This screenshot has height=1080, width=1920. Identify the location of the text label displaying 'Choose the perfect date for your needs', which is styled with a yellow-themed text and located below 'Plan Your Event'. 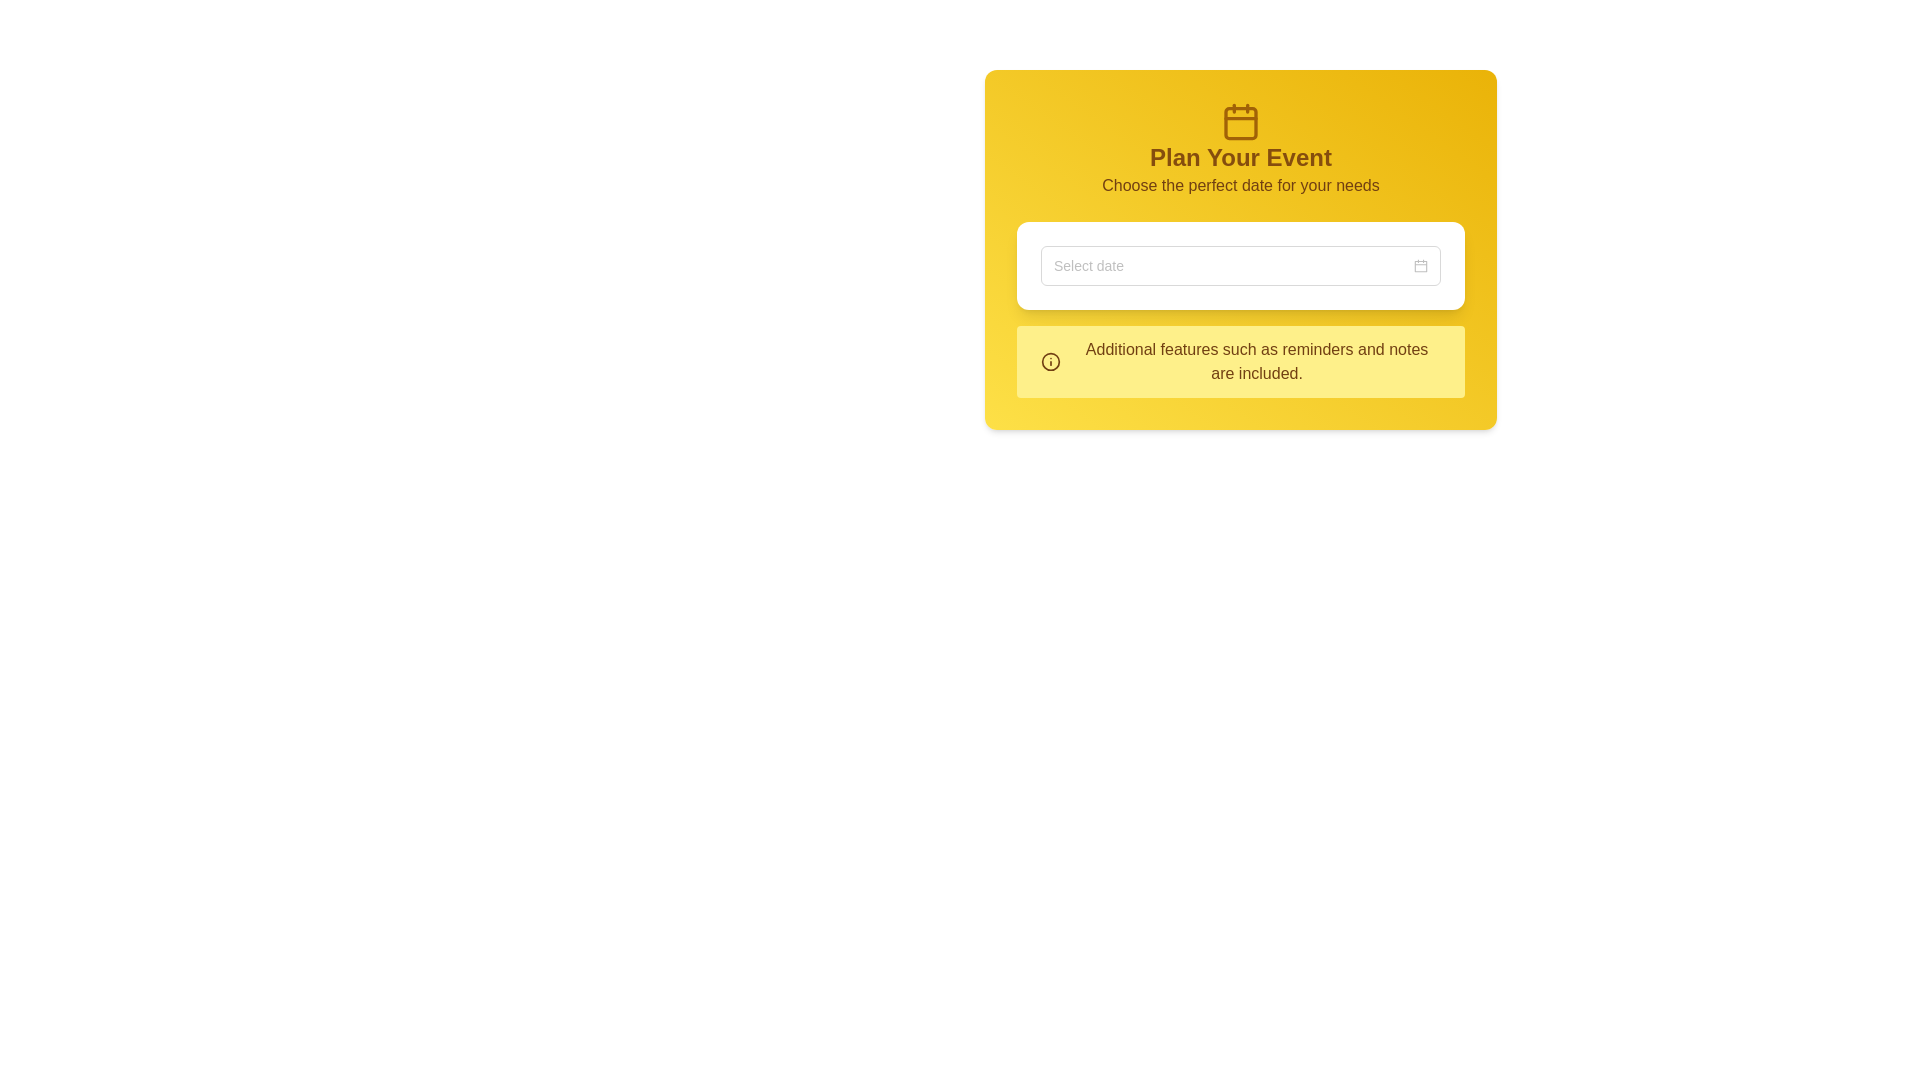
(1240, 185).